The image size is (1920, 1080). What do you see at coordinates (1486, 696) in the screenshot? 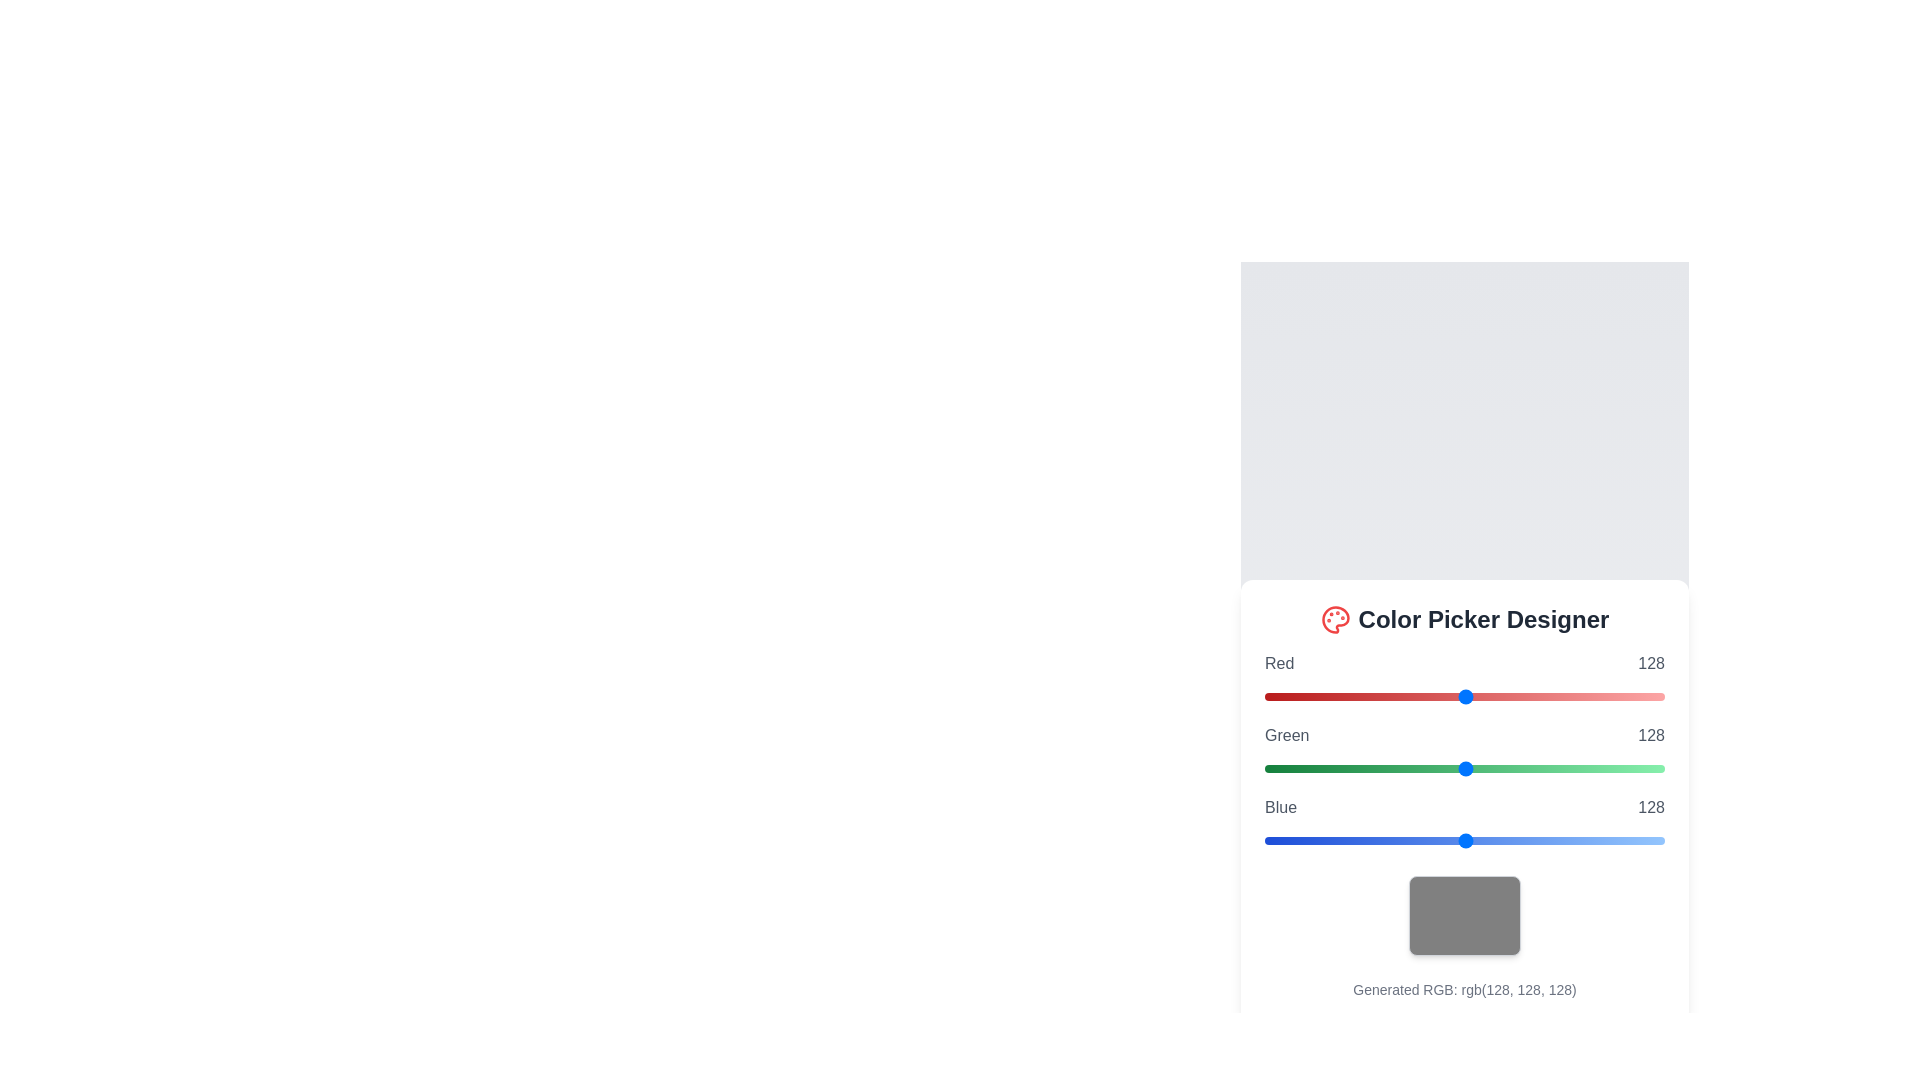
I see `the red color slider to set the value to 141` at bounding box center [1486, 696].